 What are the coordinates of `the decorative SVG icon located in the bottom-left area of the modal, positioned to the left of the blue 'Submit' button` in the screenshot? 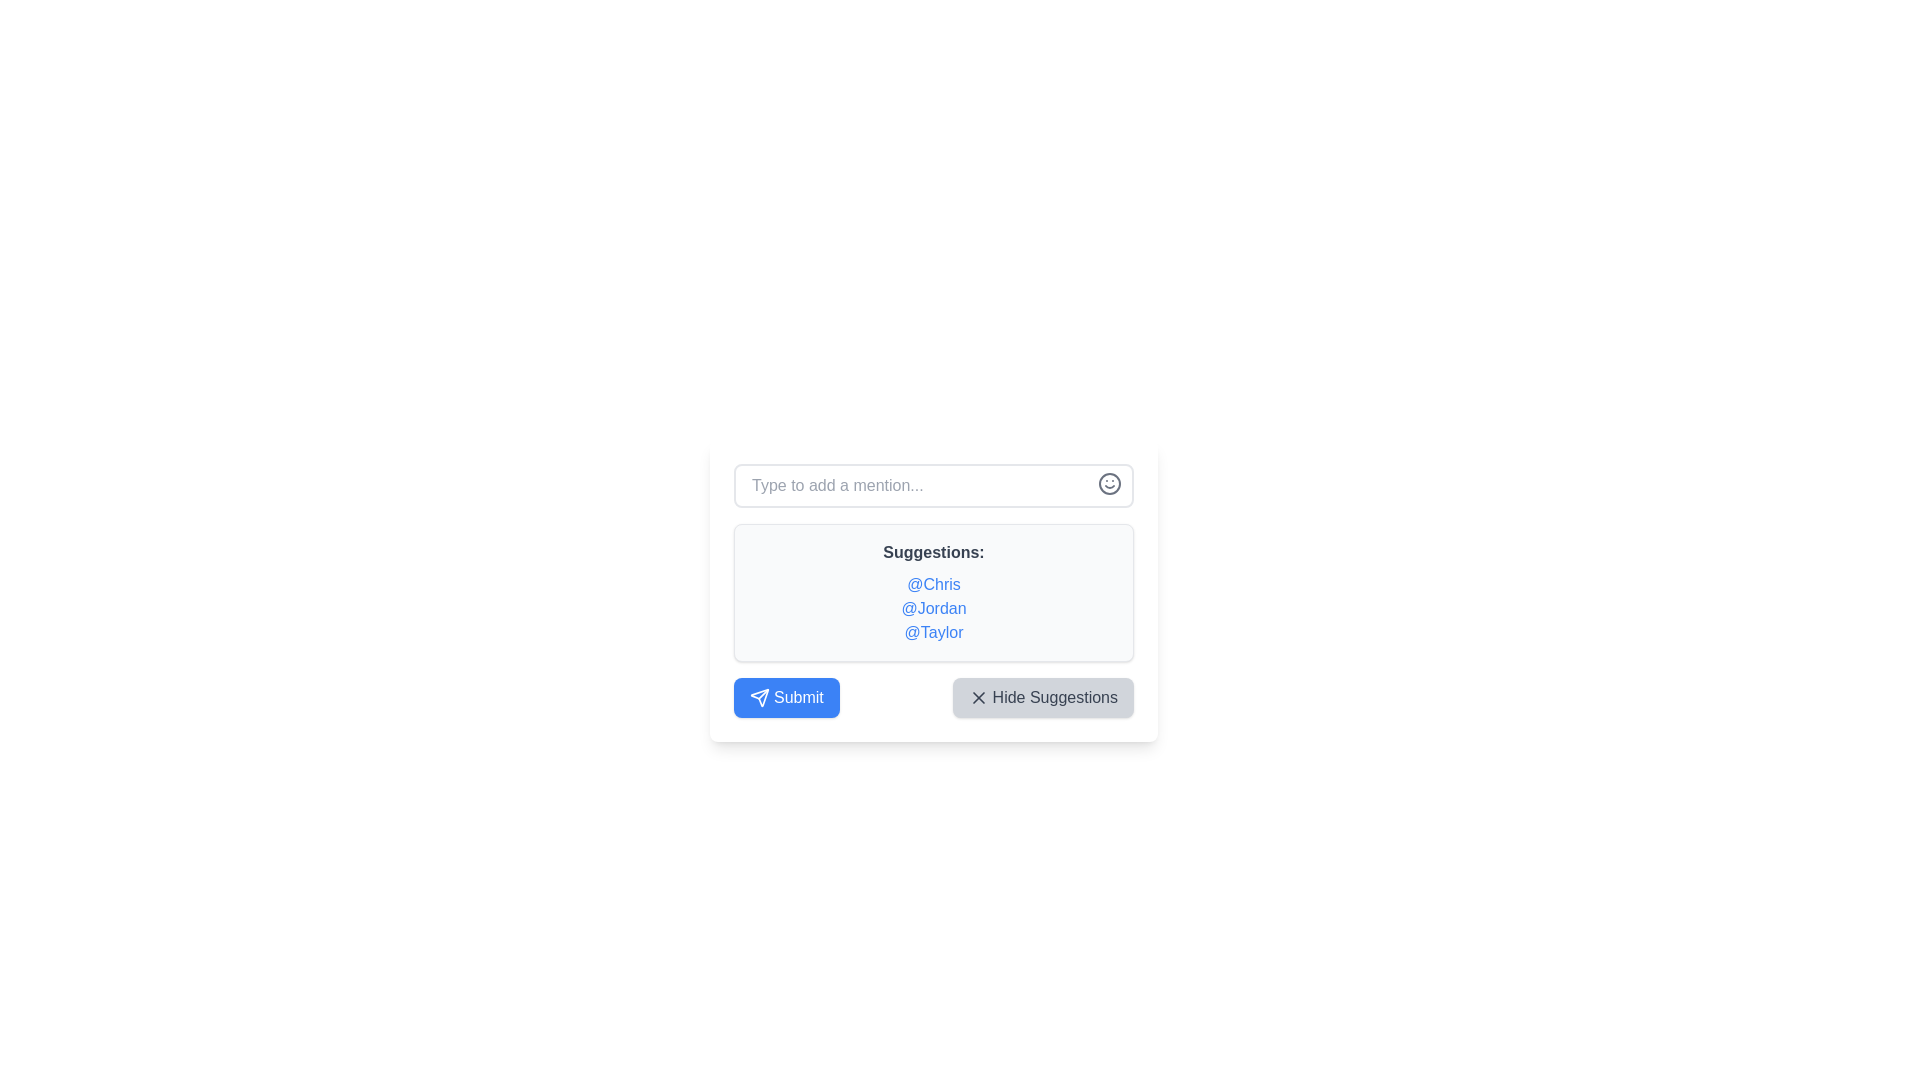 It's located at (758, 697).